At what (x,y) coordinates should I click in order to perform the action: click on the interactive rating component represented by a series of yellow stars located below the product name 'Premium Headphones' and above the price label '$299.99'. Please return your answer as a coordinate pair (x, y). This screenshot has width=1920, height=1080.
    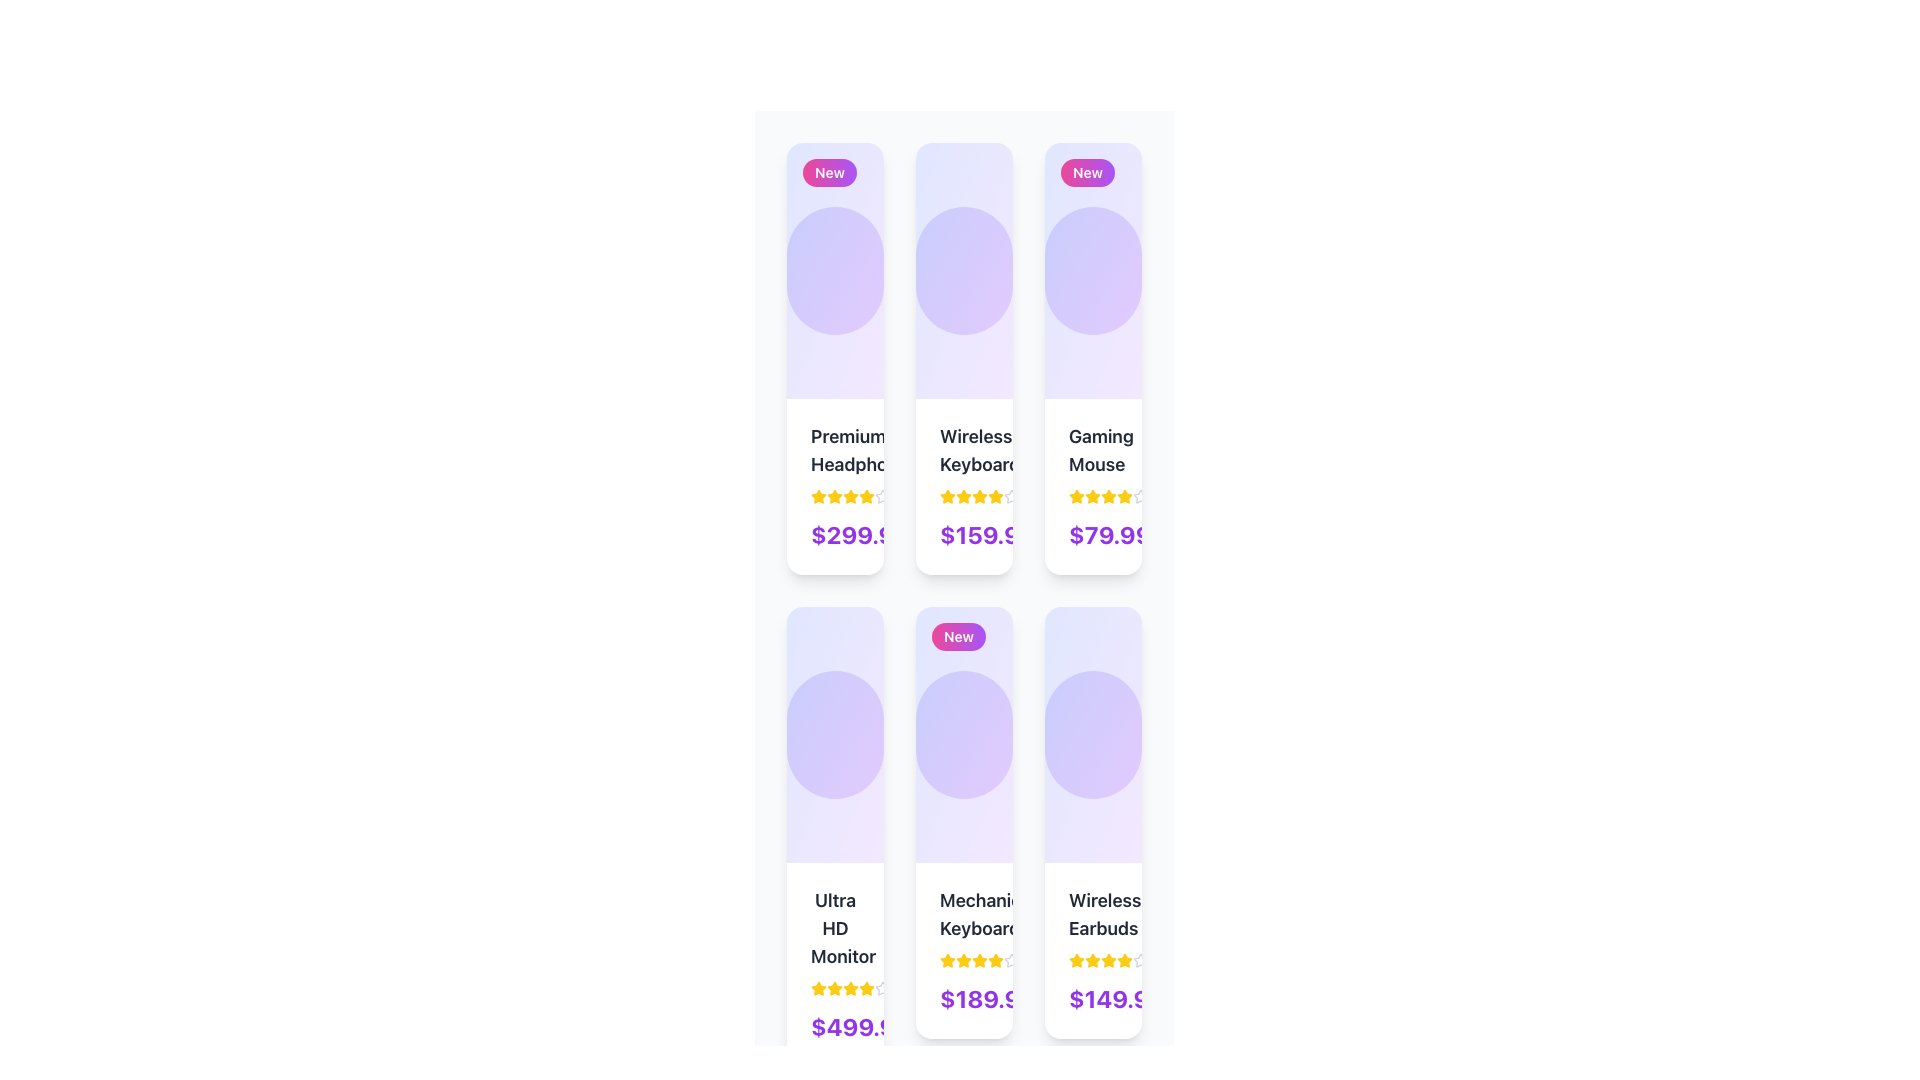
    Looking at the image, I should click on (835, 496).